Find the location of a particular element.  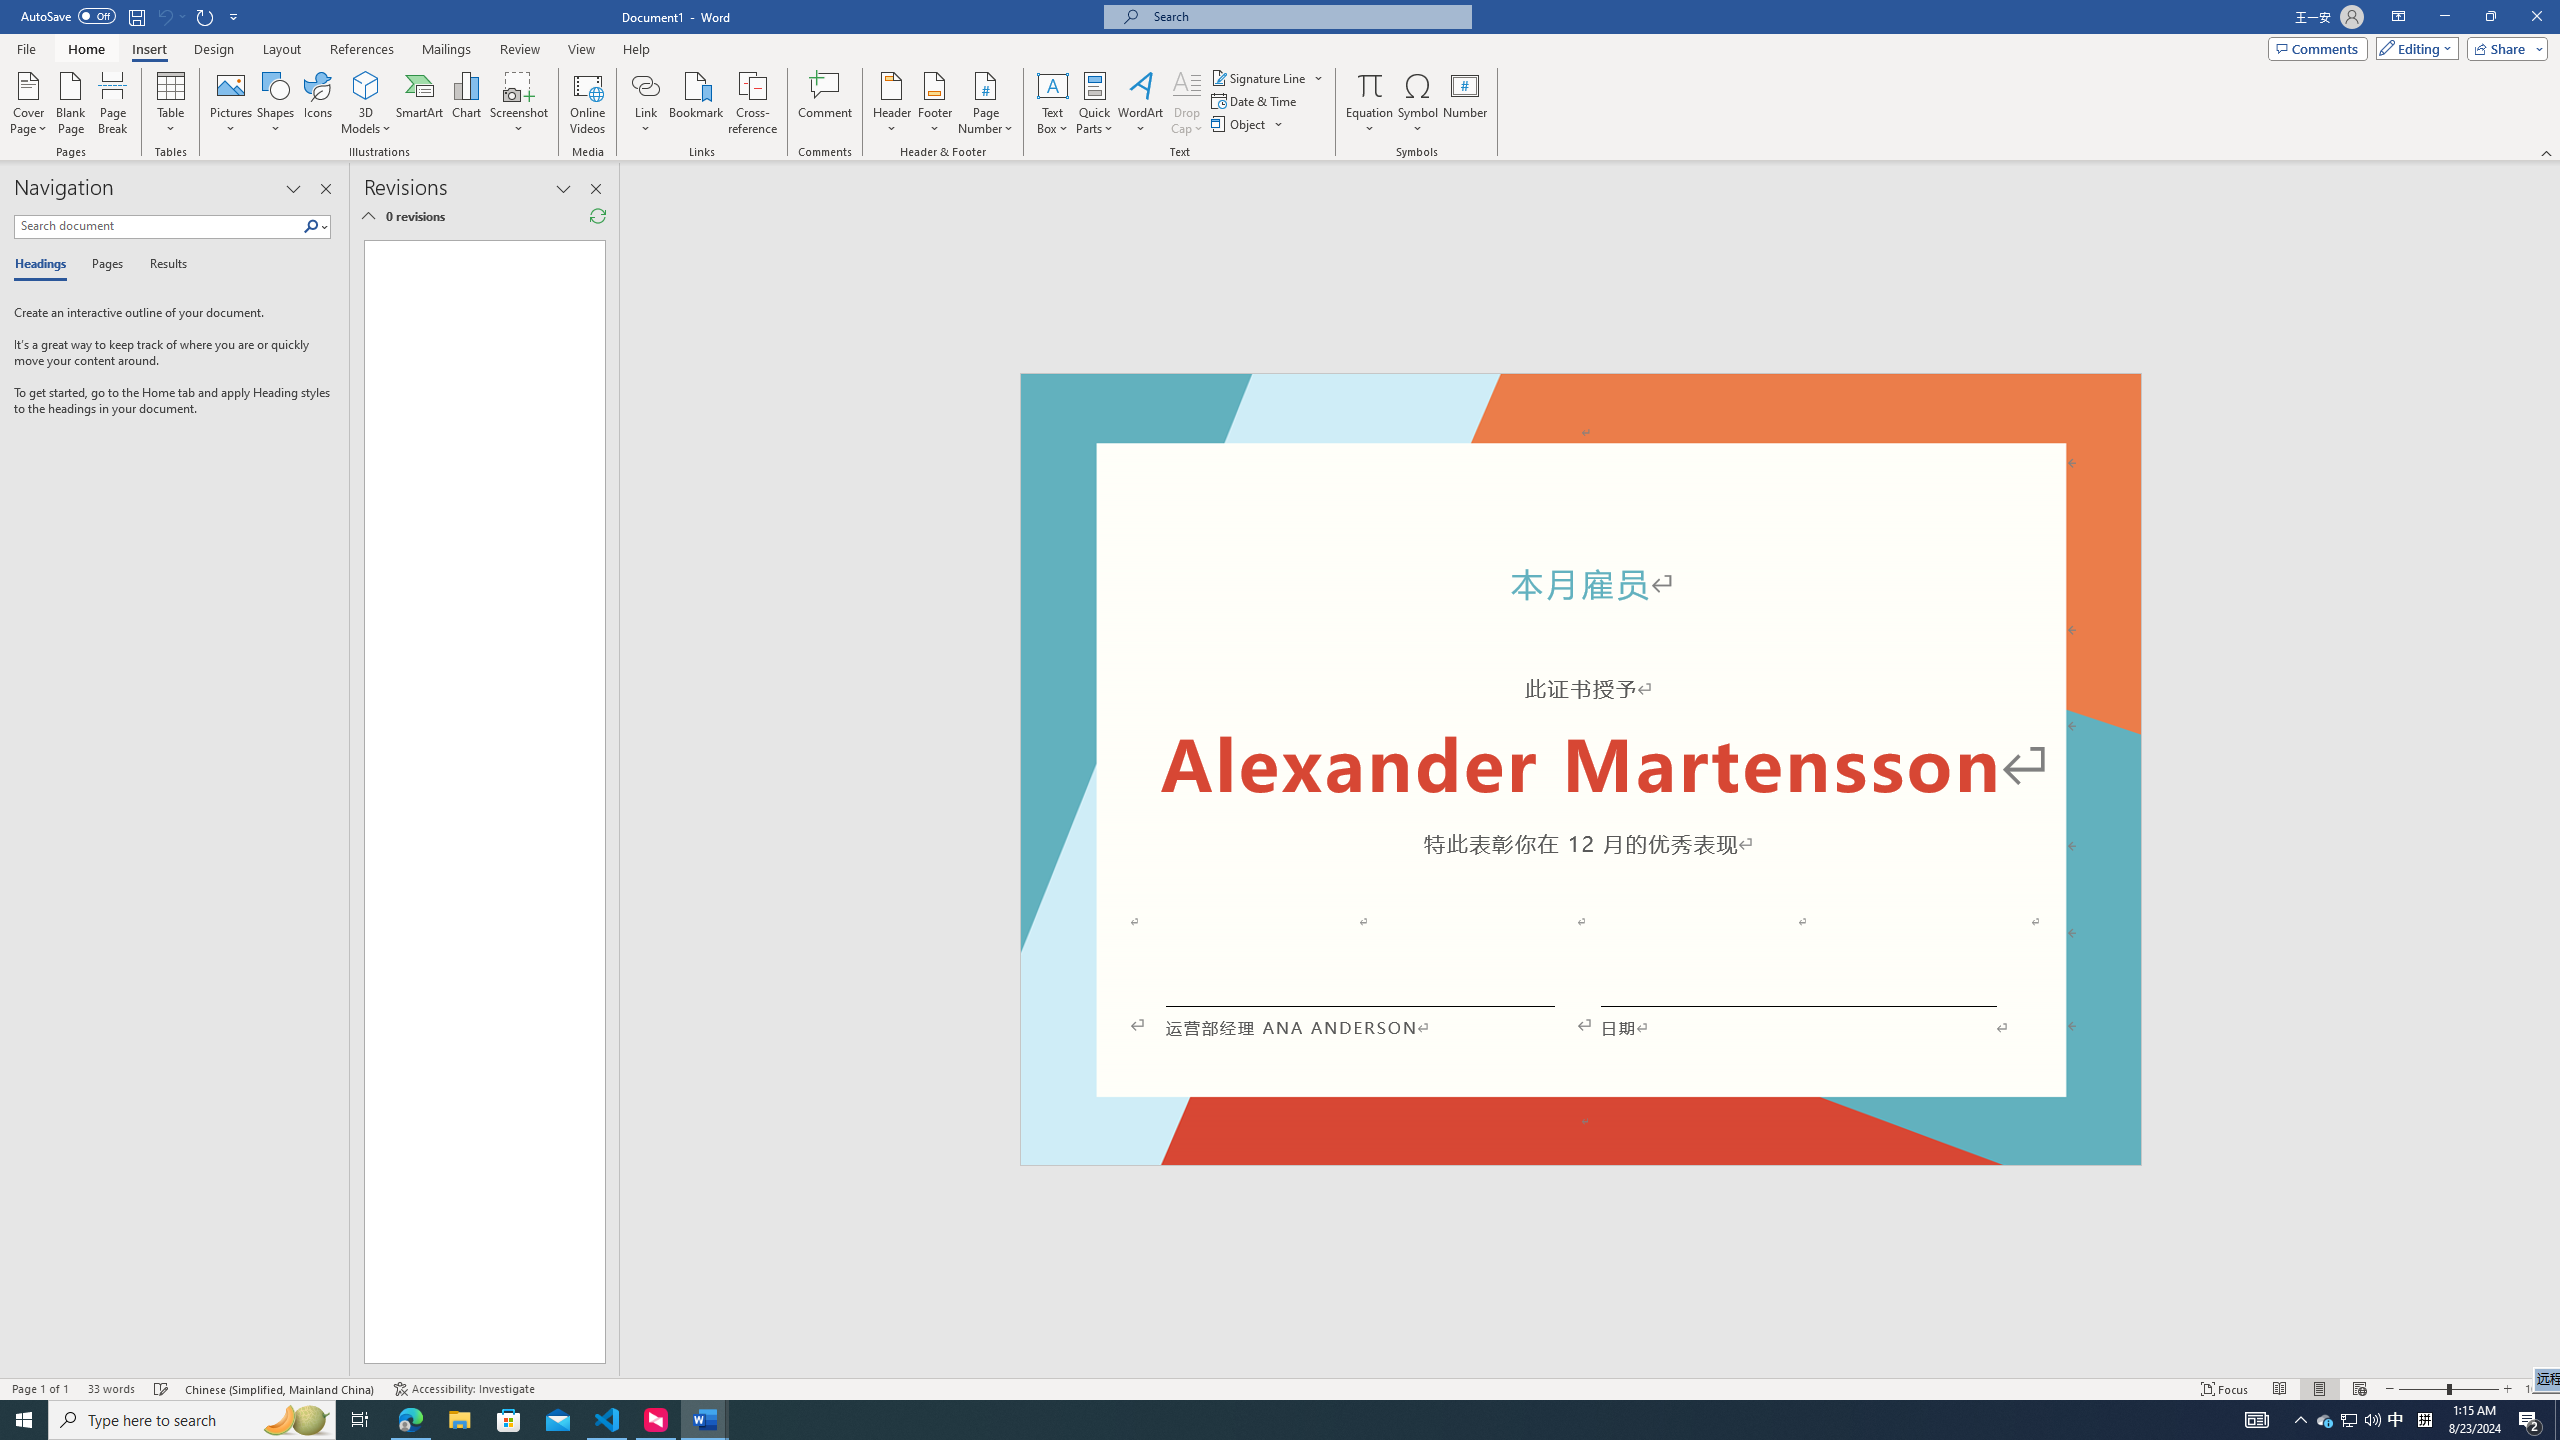

'Online Videos...' is located at coordinates (587, 103).